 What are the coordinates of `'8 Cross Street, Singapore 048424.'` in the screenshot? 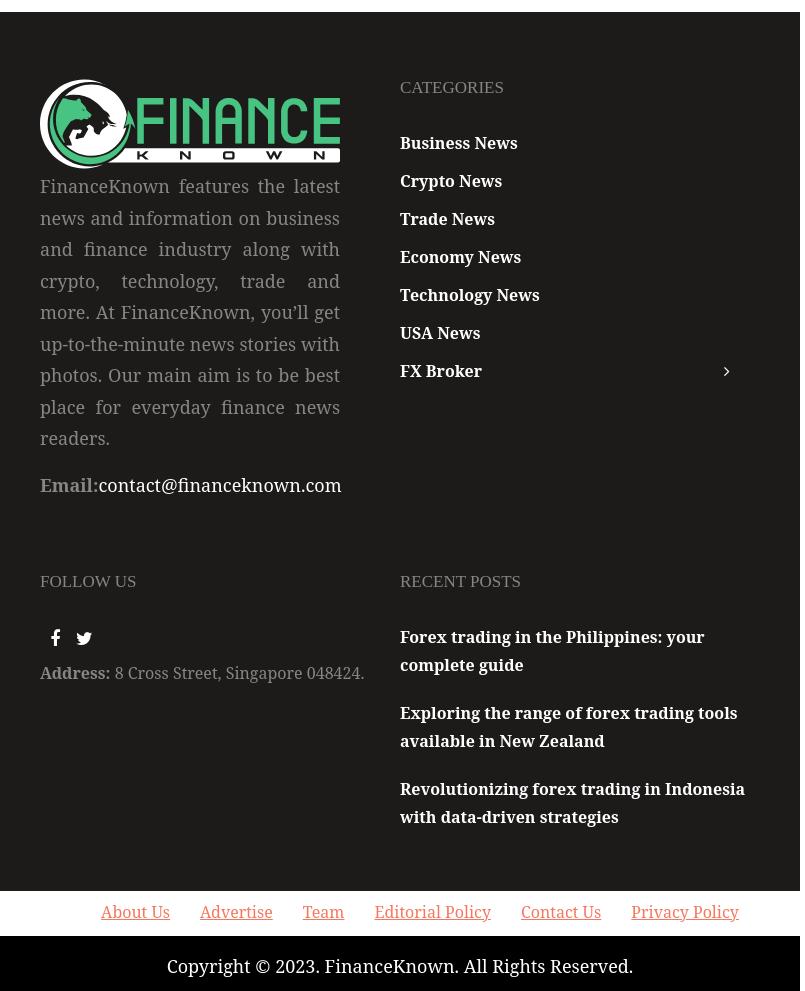 It's located at (239, 671).